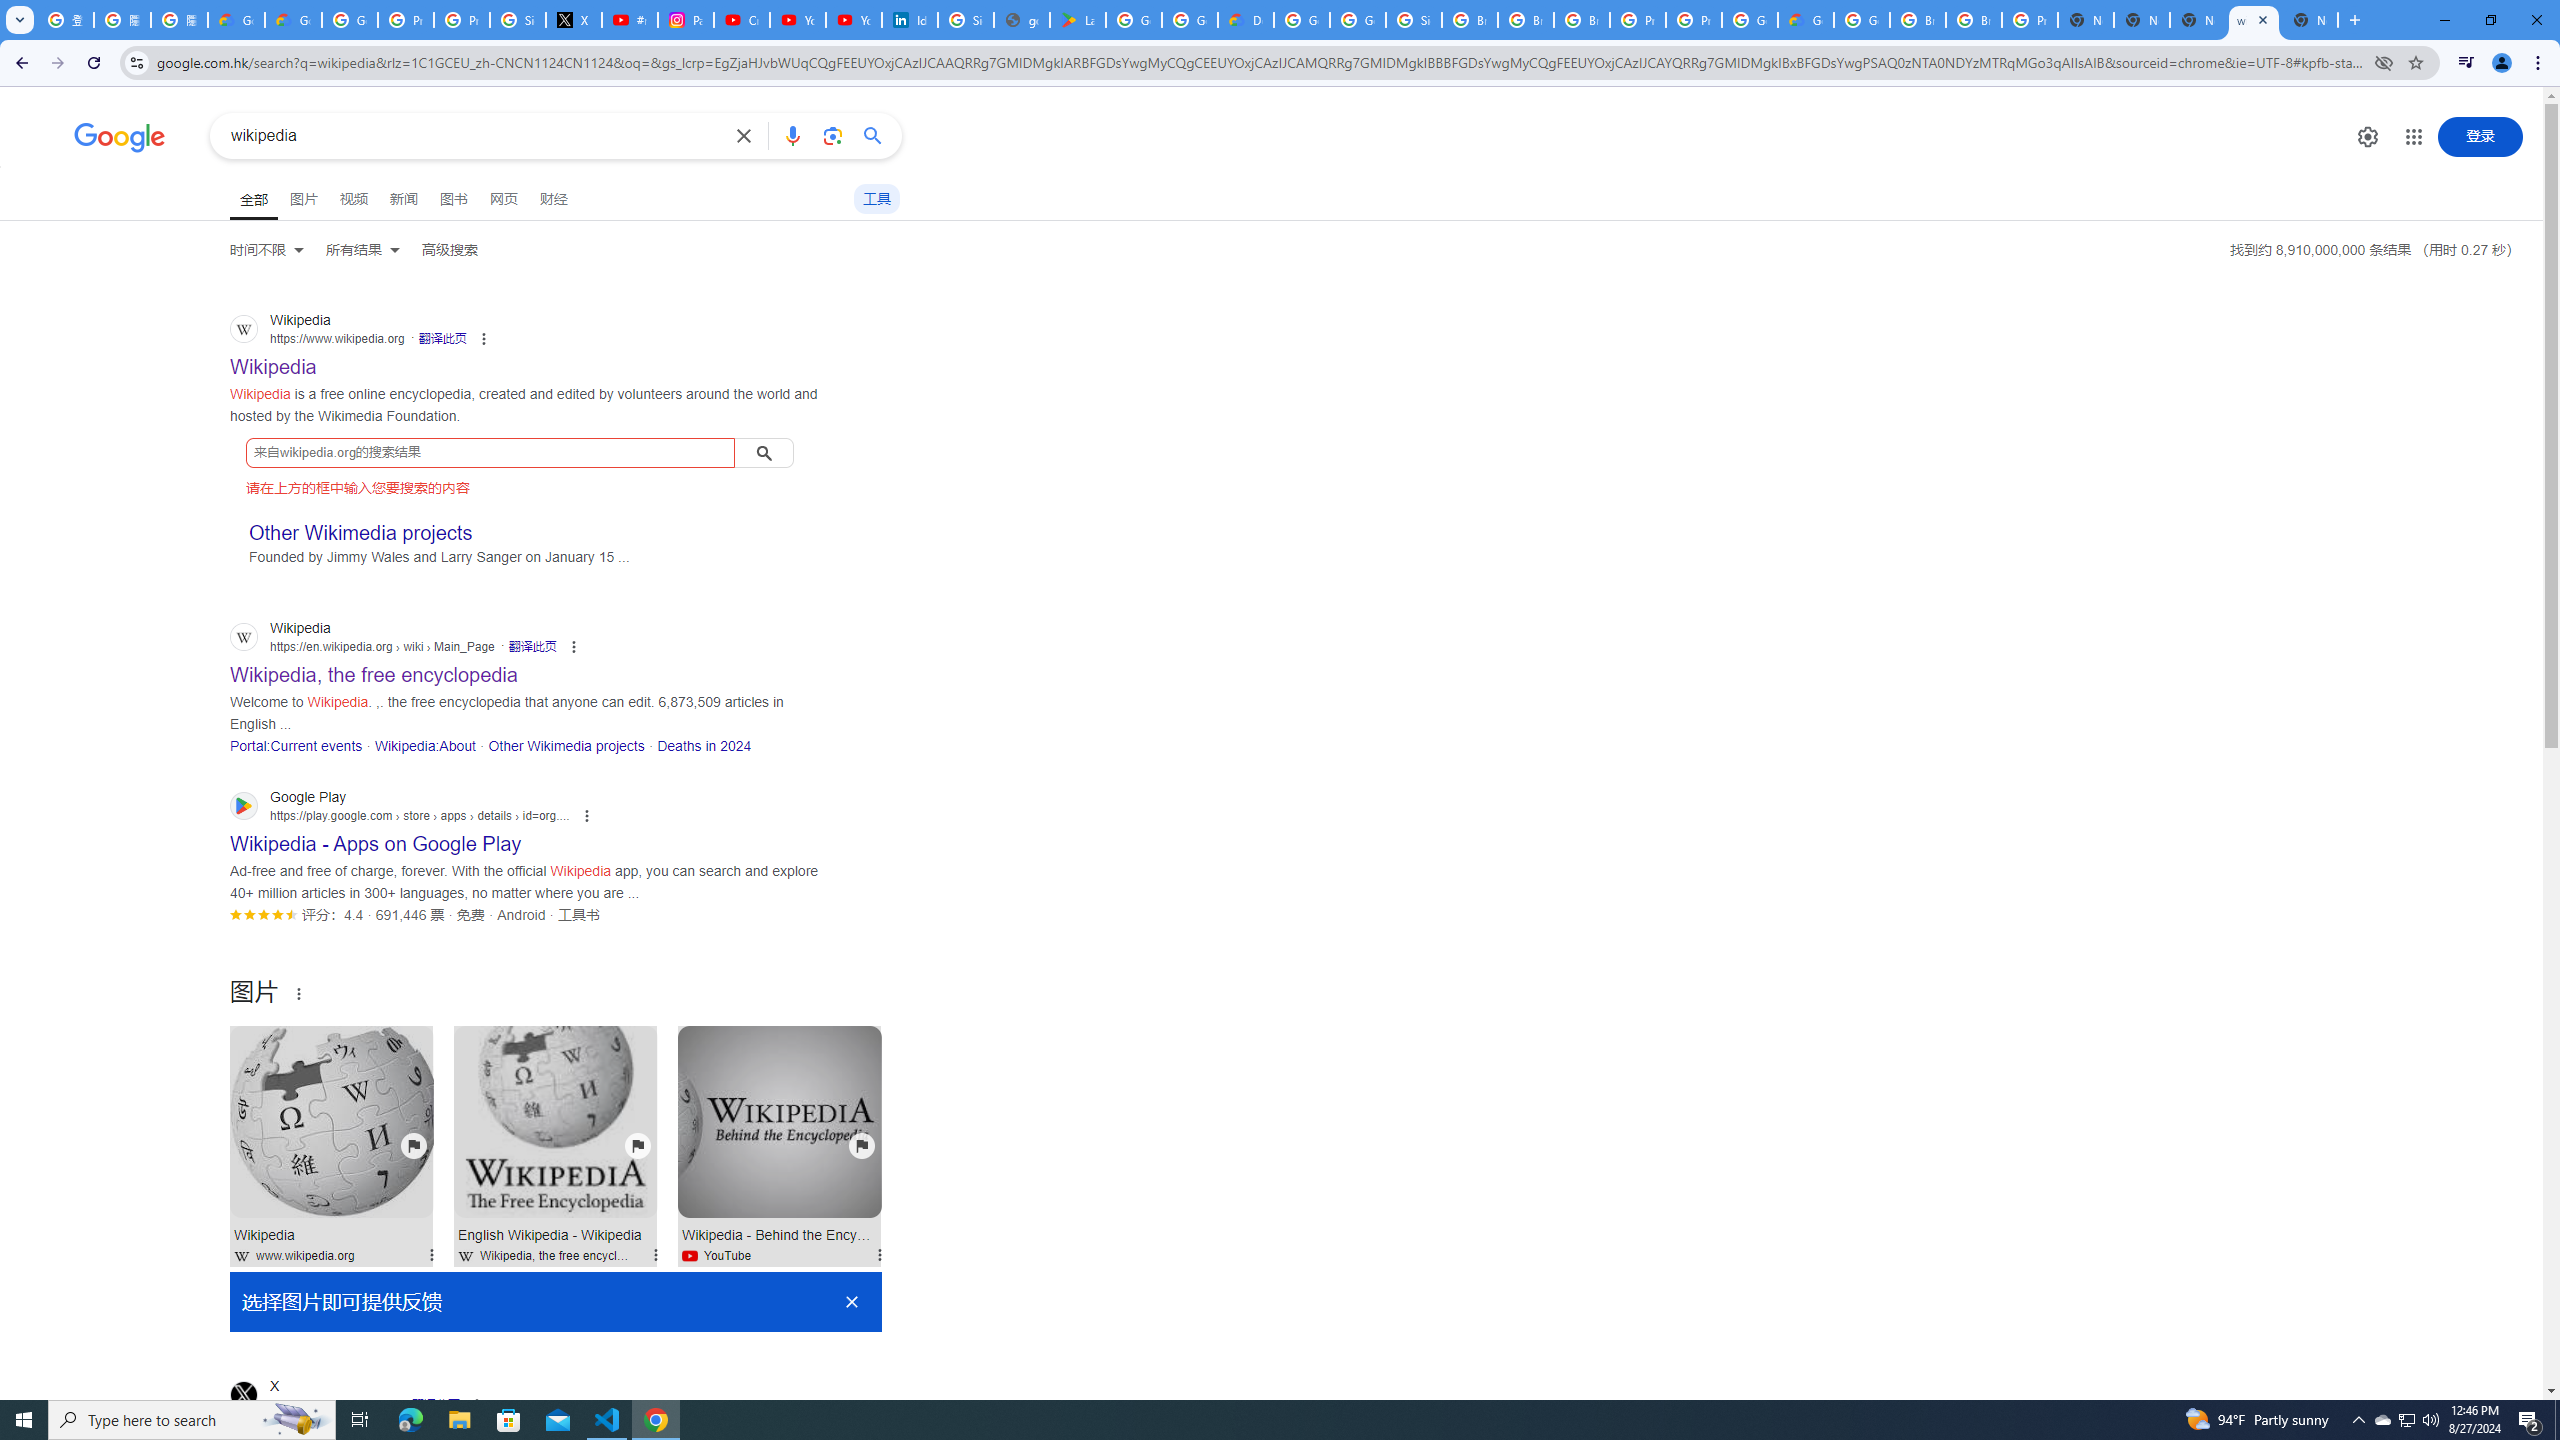  What do you see at coordinates (1862, 19) in the screenshot?
I see `'Google Cloud Platform'` at bounding box center [1862, 19].